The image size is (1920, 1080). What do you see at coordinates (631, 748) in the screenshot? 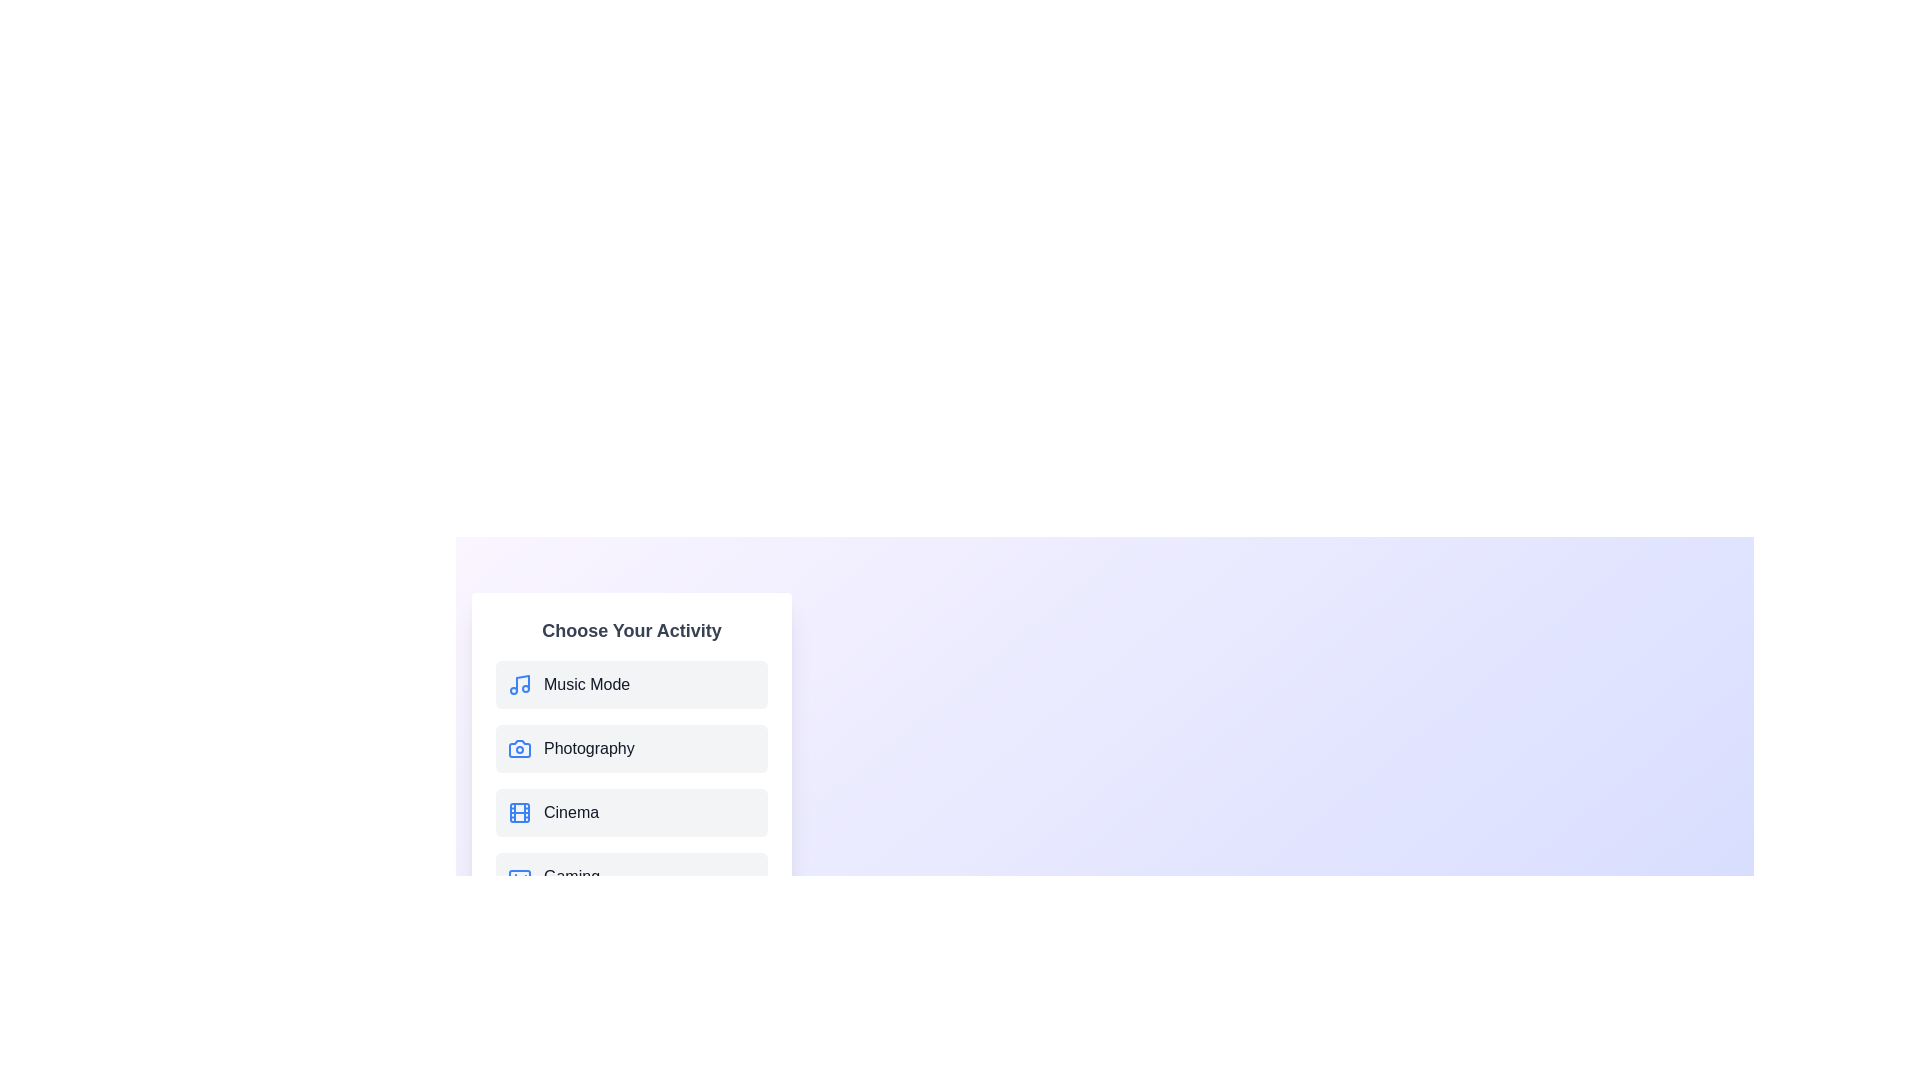
I see `the menu item labeled Photography to observe its hover effect` at bounding box center [631, 748].